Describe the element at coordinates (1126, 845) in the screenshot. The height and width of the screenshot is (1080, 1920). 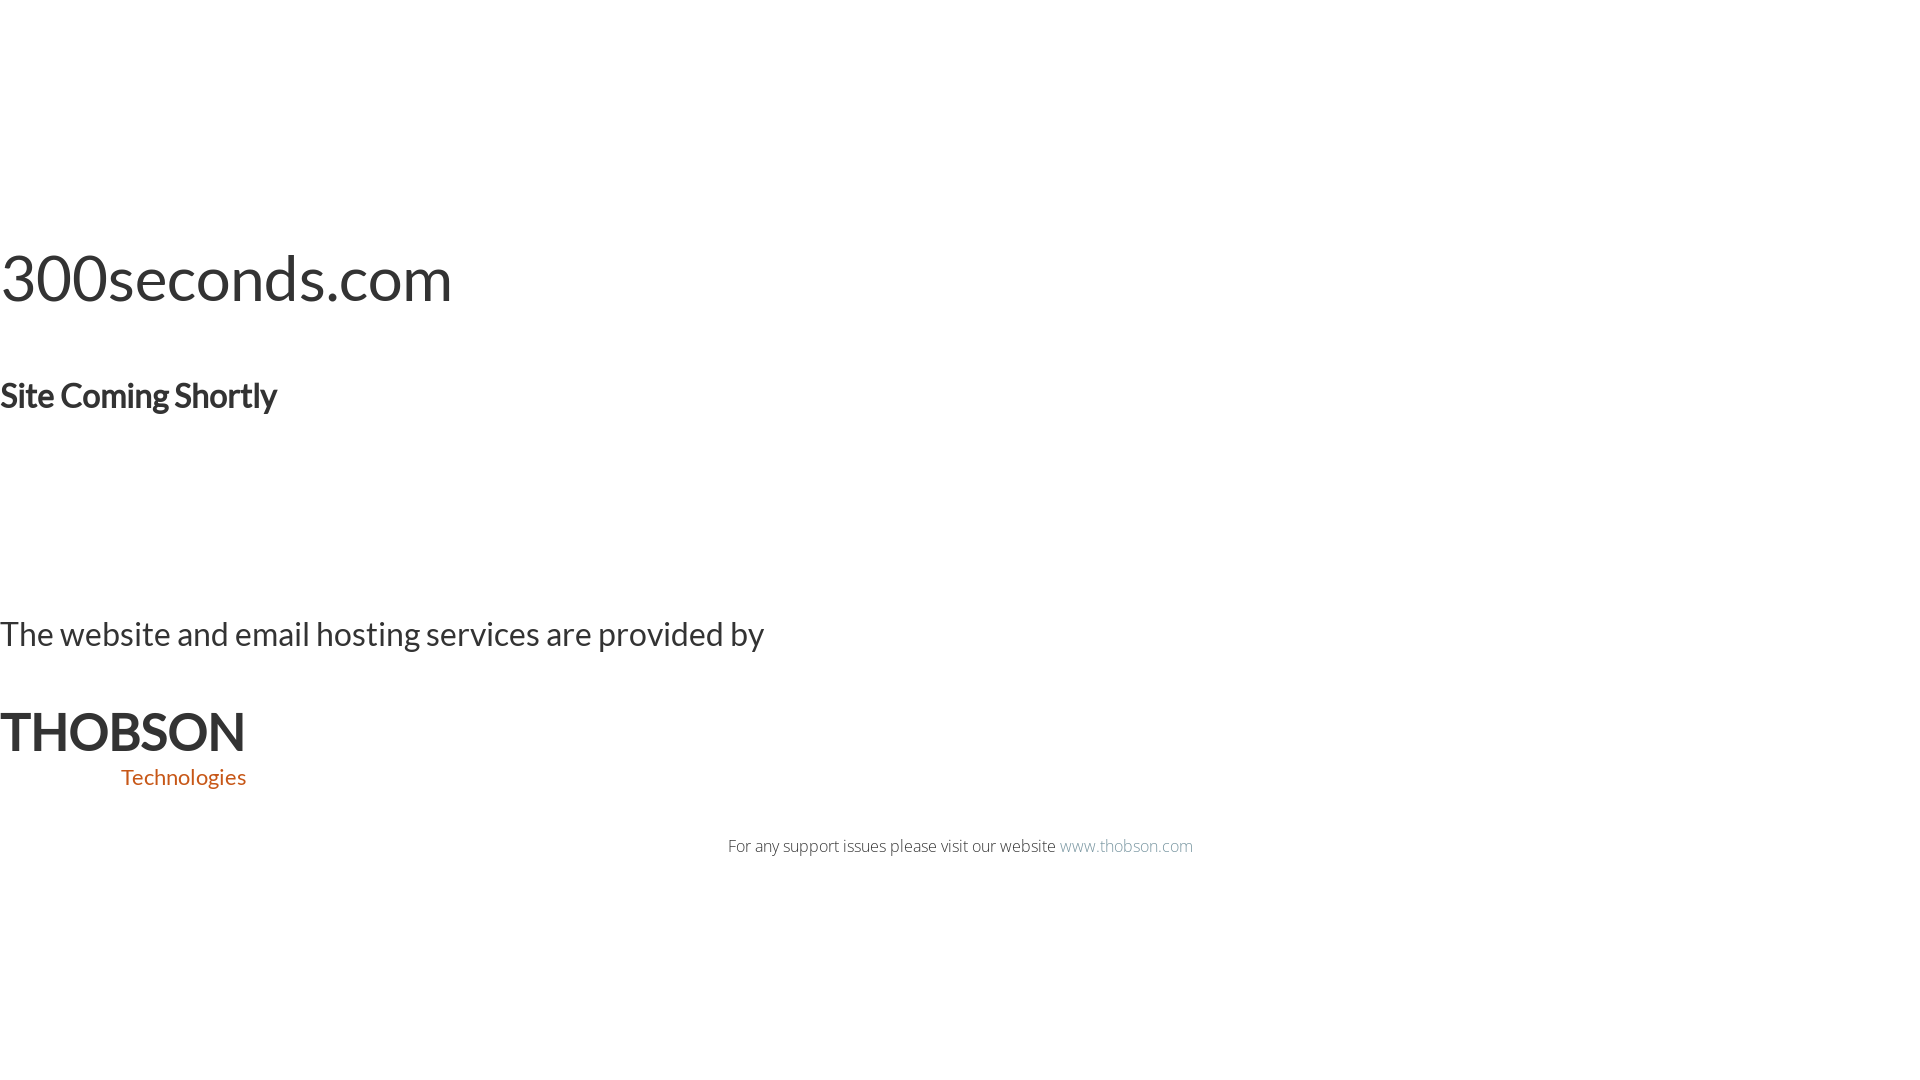
I see `'www.thobson.com'` at that location.